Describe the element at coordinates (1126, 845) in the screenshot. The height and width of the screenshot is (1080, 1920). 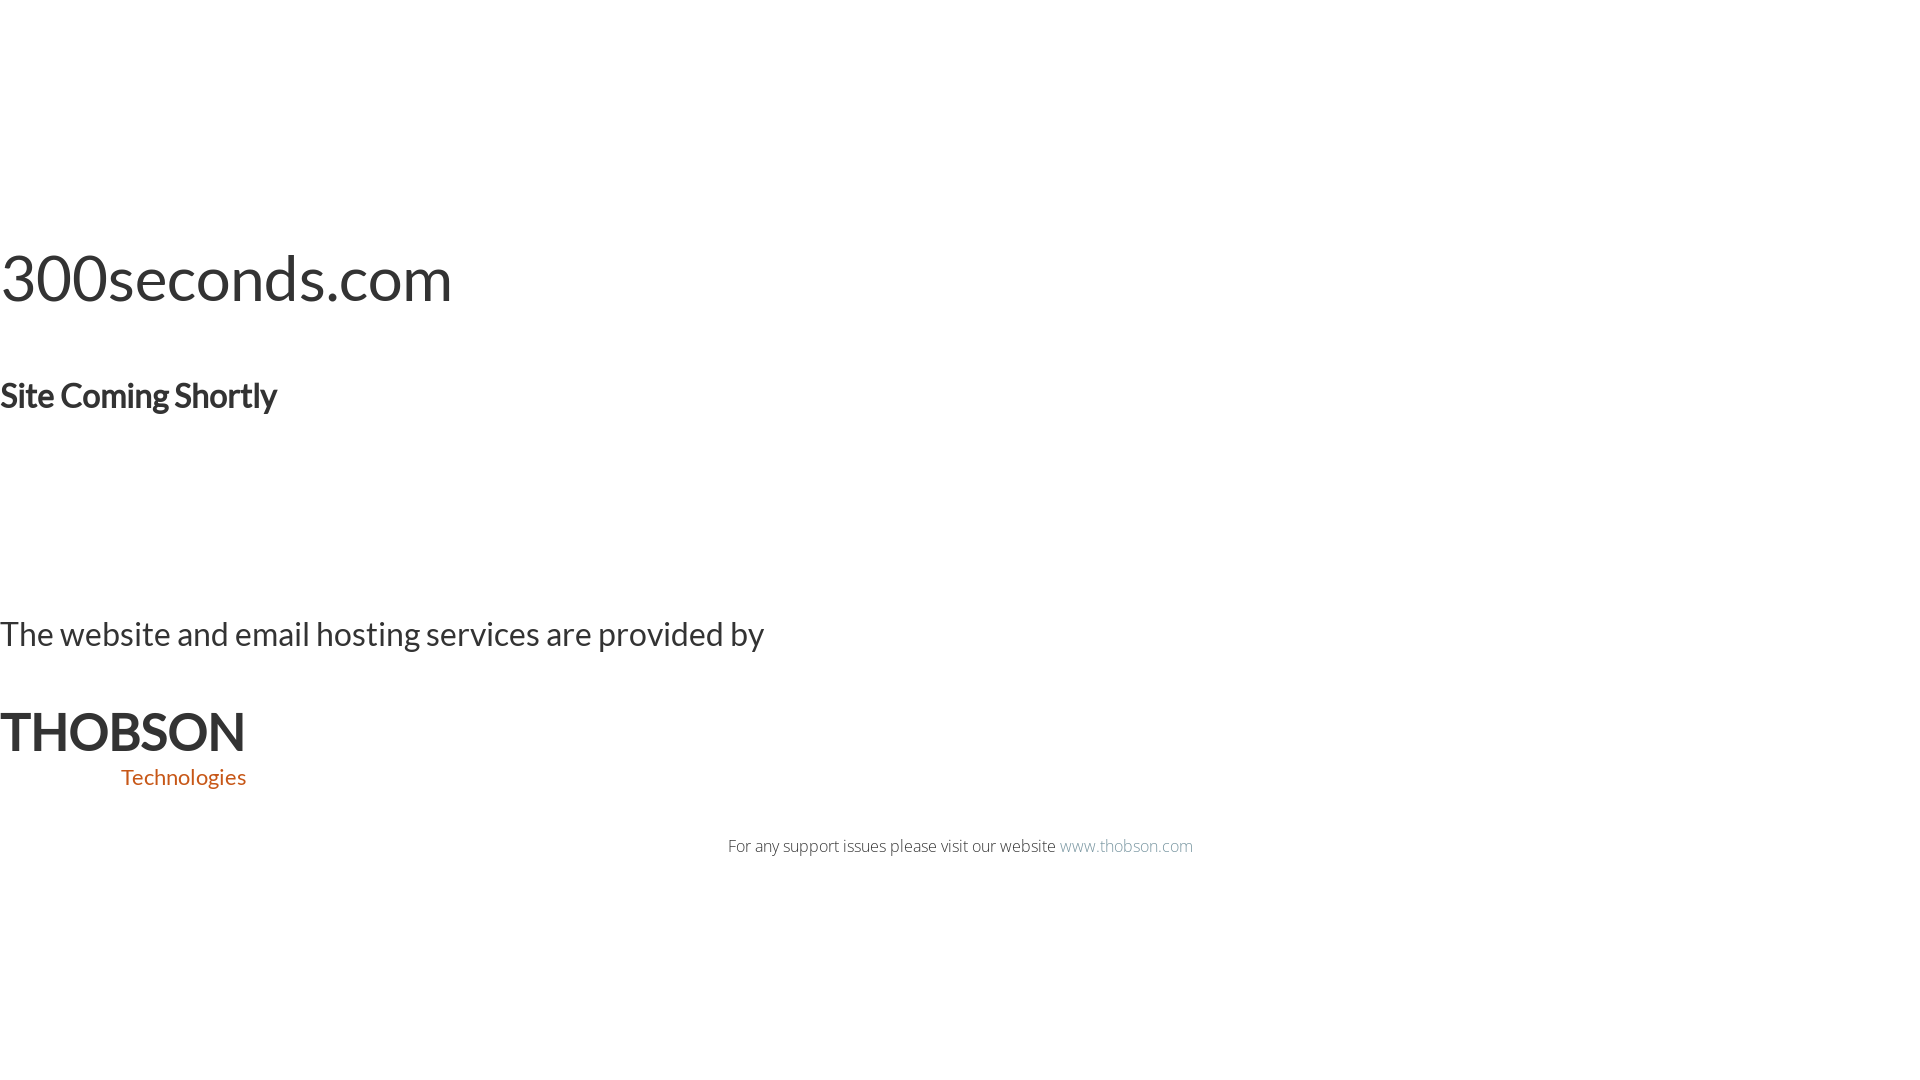
I see `'www.thobson.com'` at that location.